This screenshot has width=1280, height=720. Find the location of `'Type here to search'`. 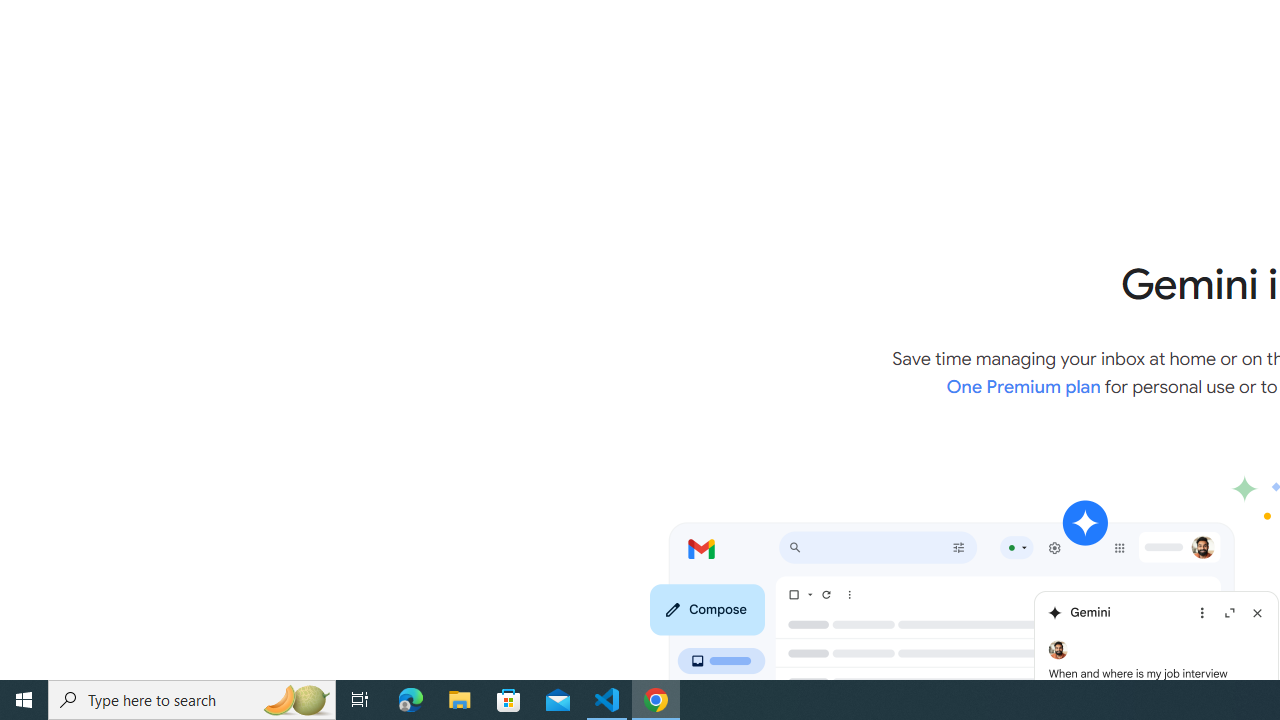

'Type here to search' is located at coordinates (192, 698).